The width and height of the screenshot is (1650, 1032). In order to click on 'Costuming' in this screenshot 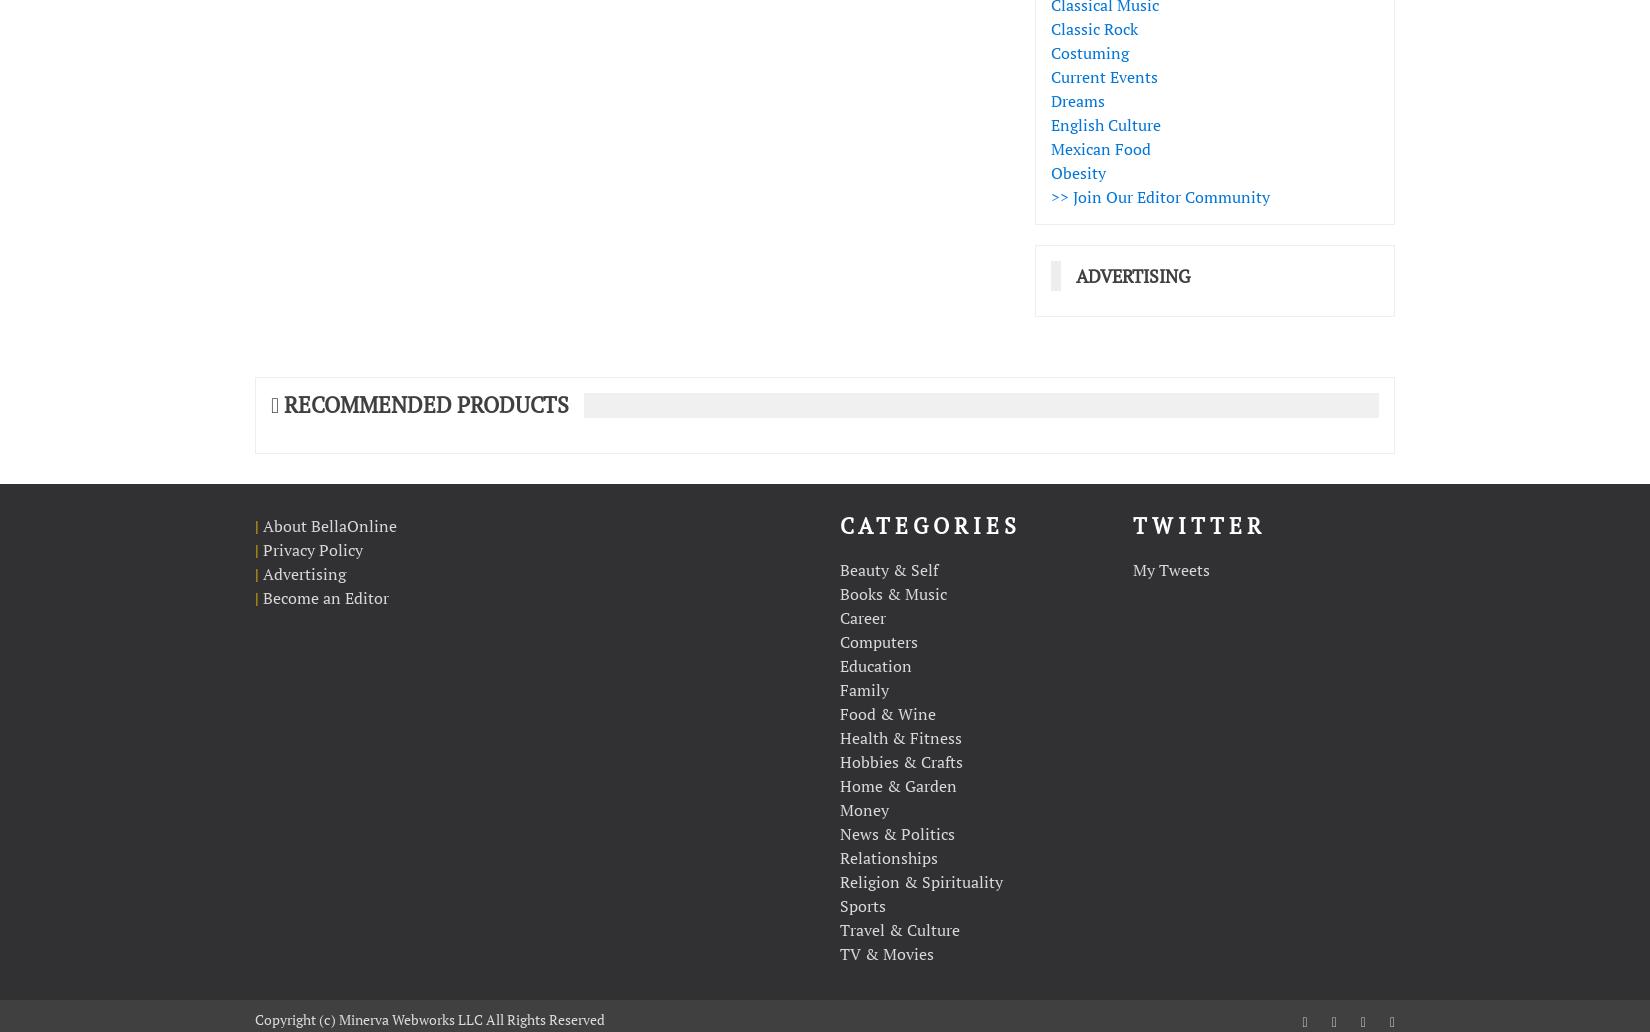, I will do `click(1089, 53)`.